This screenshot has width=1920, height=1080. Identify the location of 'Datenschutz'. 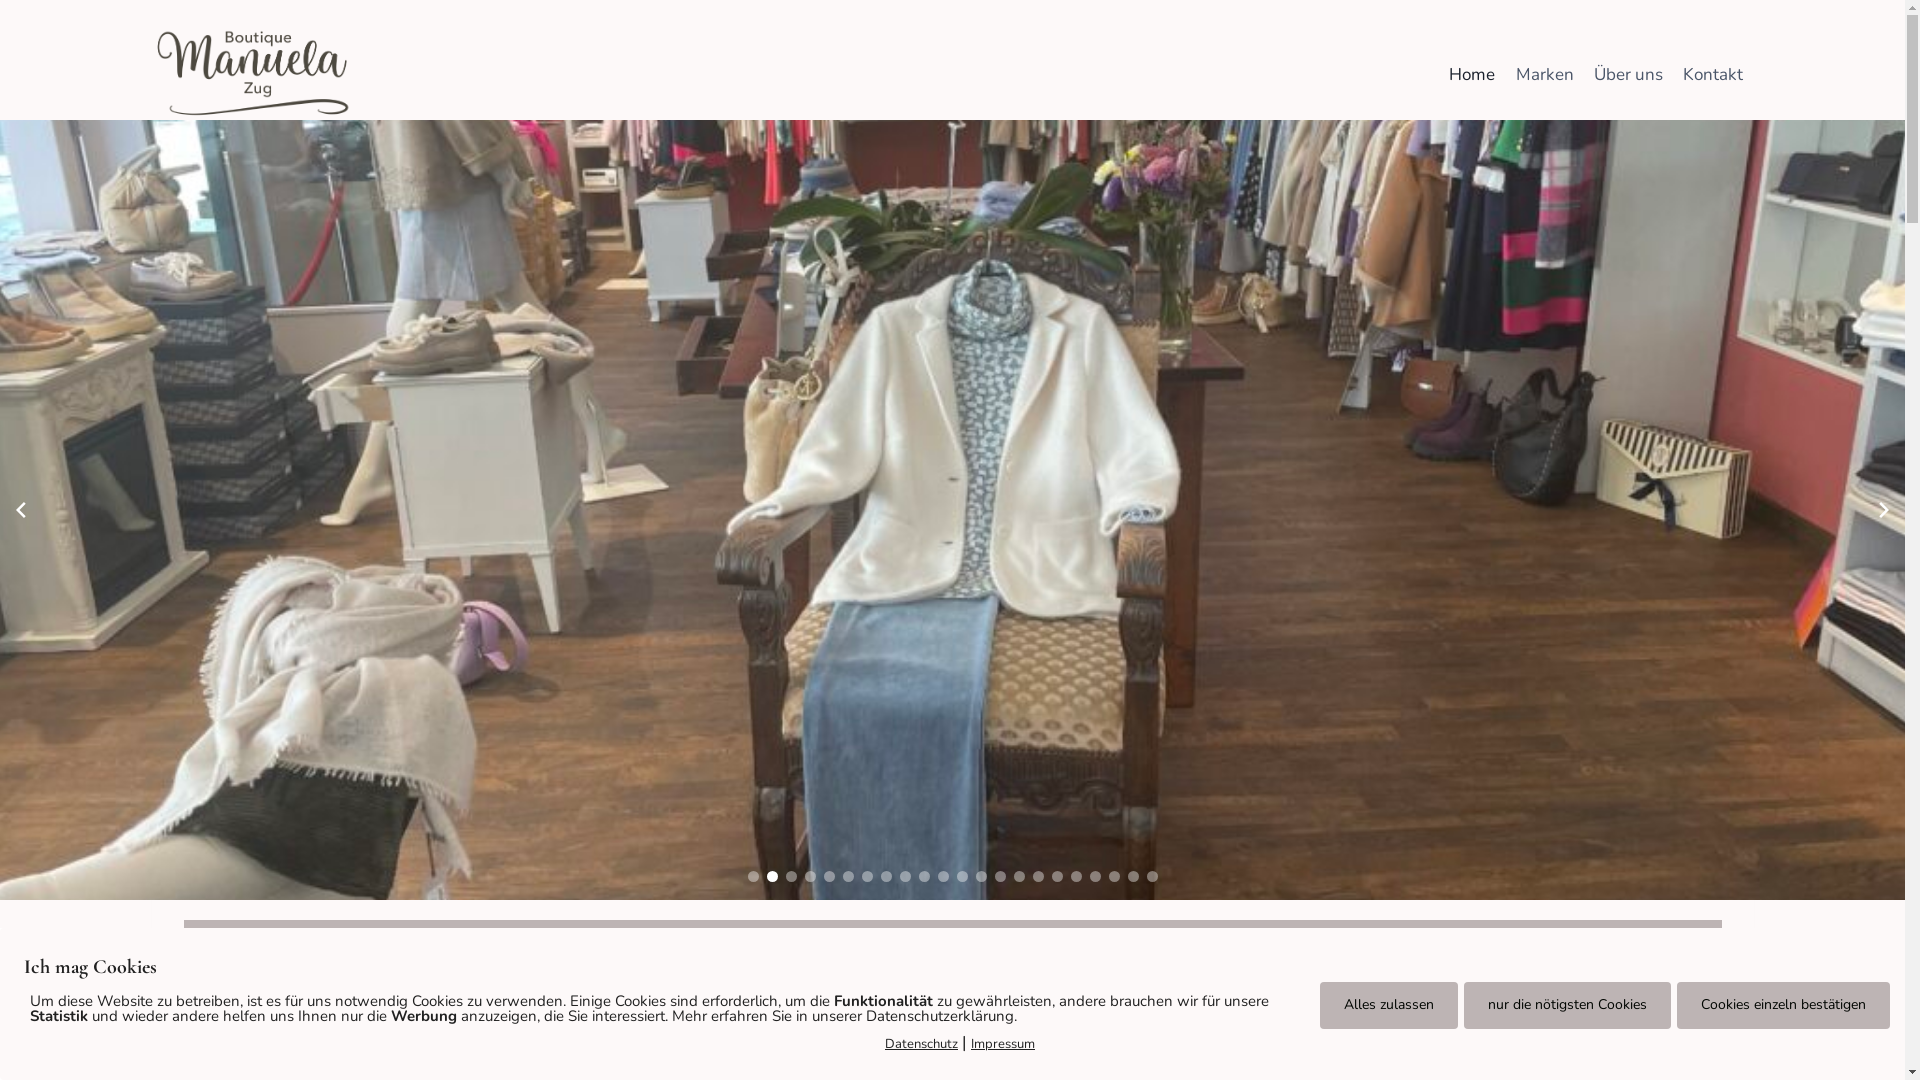
(920, 1043).